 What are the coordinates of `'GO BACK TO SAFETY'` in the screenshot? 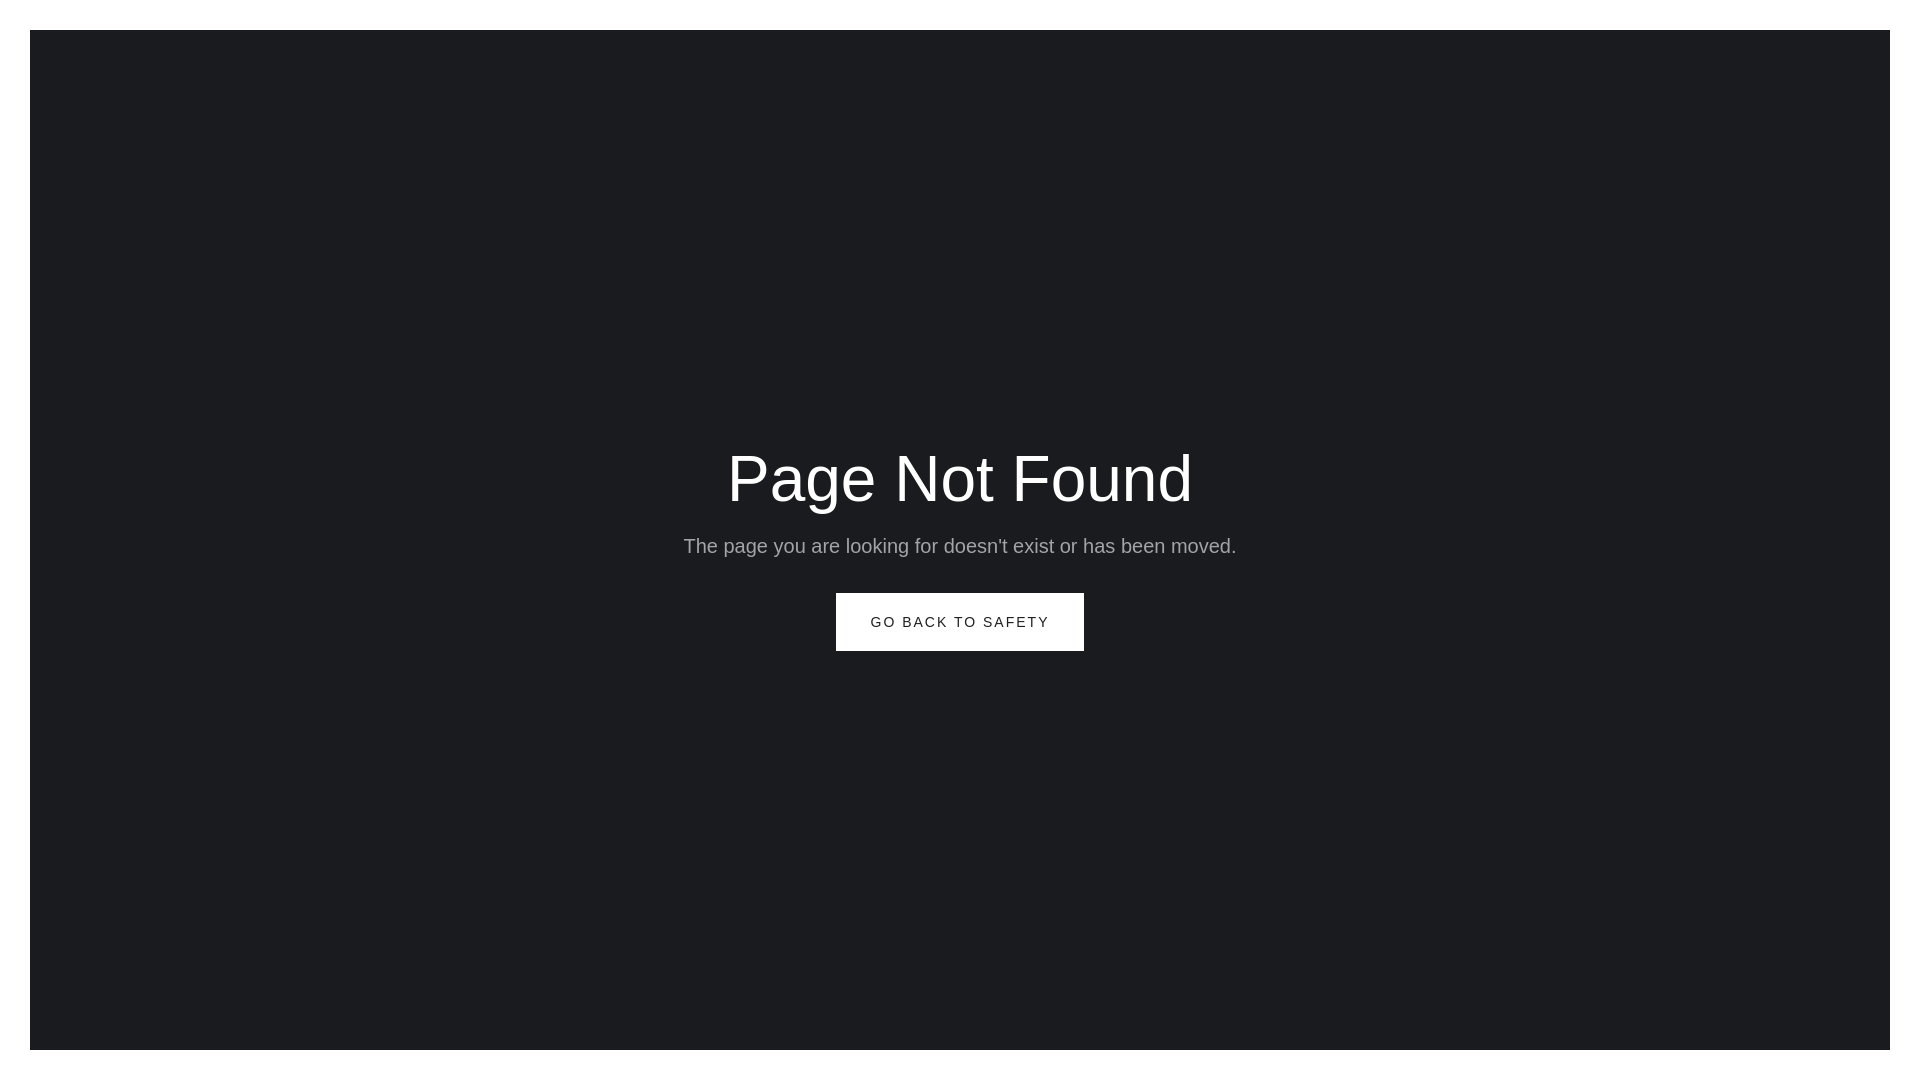 It's located at (960, 620).